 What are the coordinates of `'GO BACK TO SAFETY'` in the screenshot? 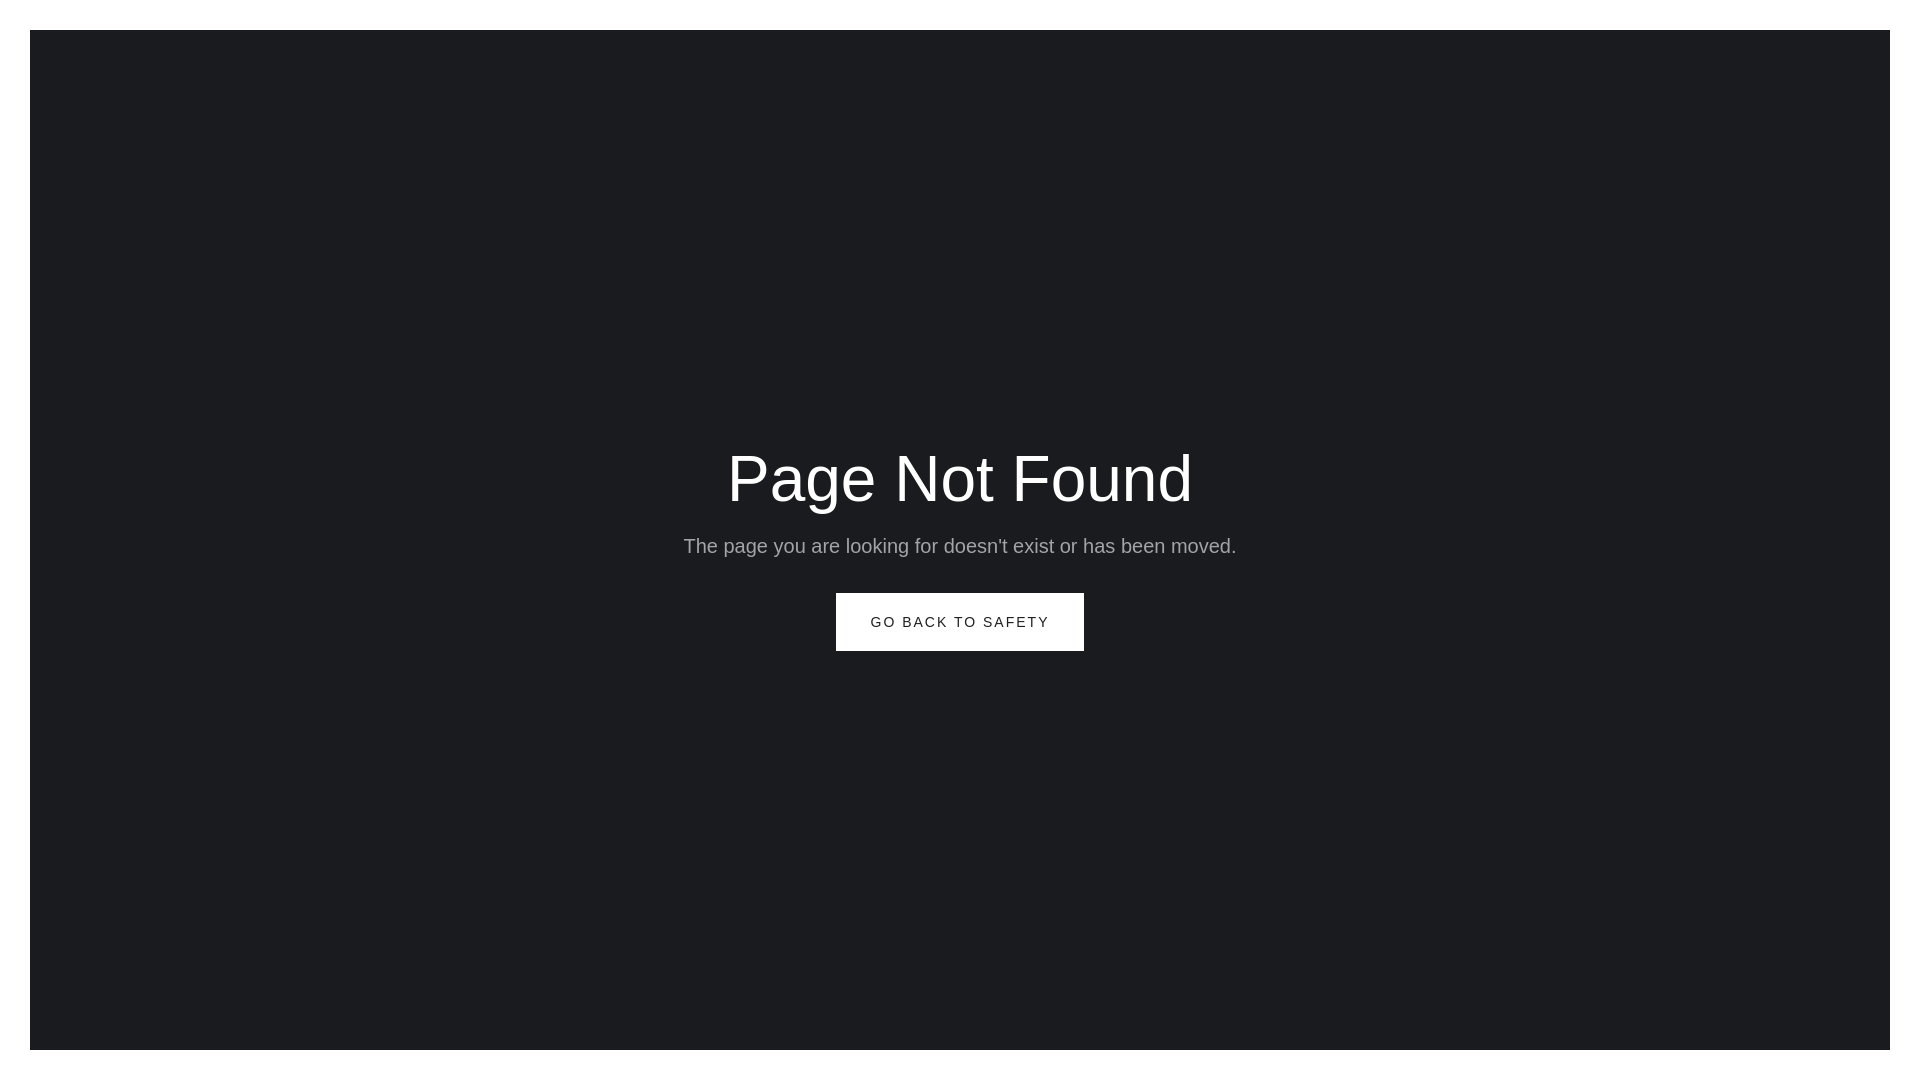 It's located at (960, 620).